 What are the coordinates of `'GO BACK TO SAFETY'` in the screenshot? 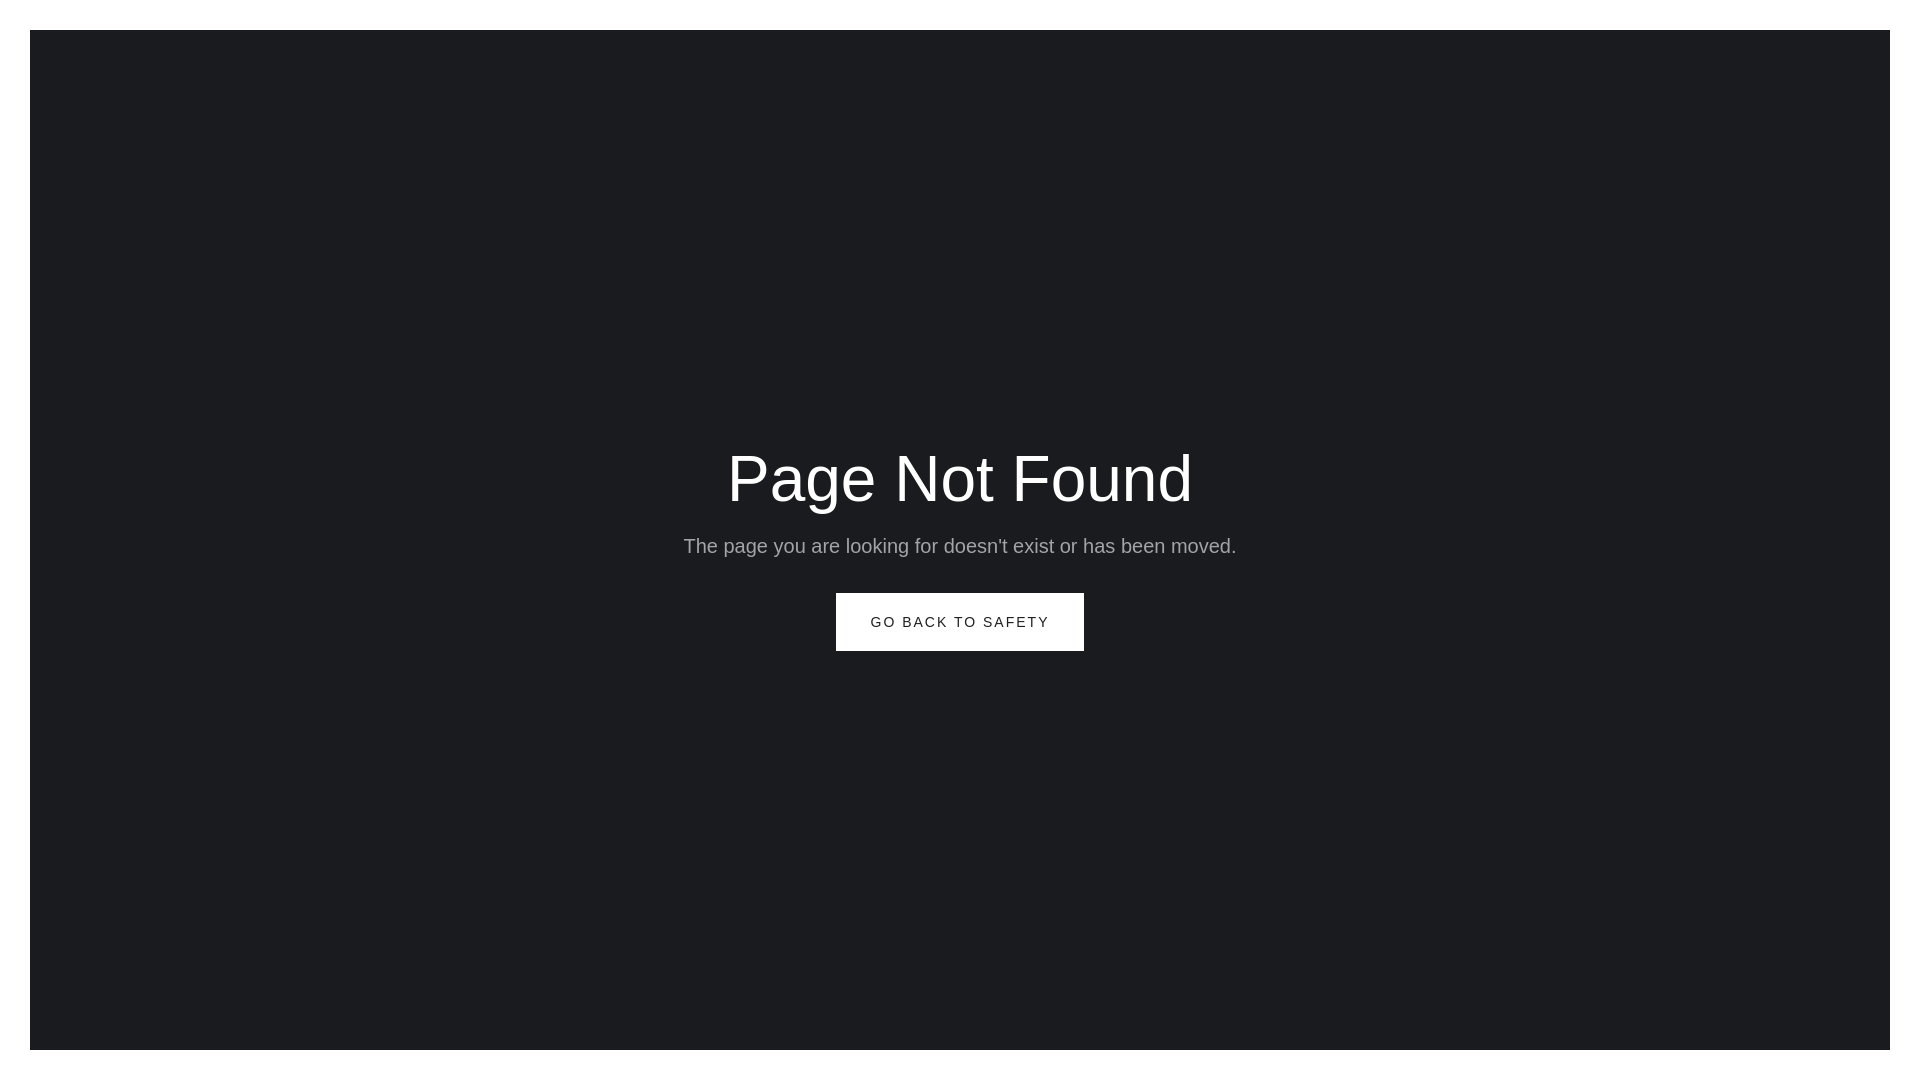 It's located at (960, 620).